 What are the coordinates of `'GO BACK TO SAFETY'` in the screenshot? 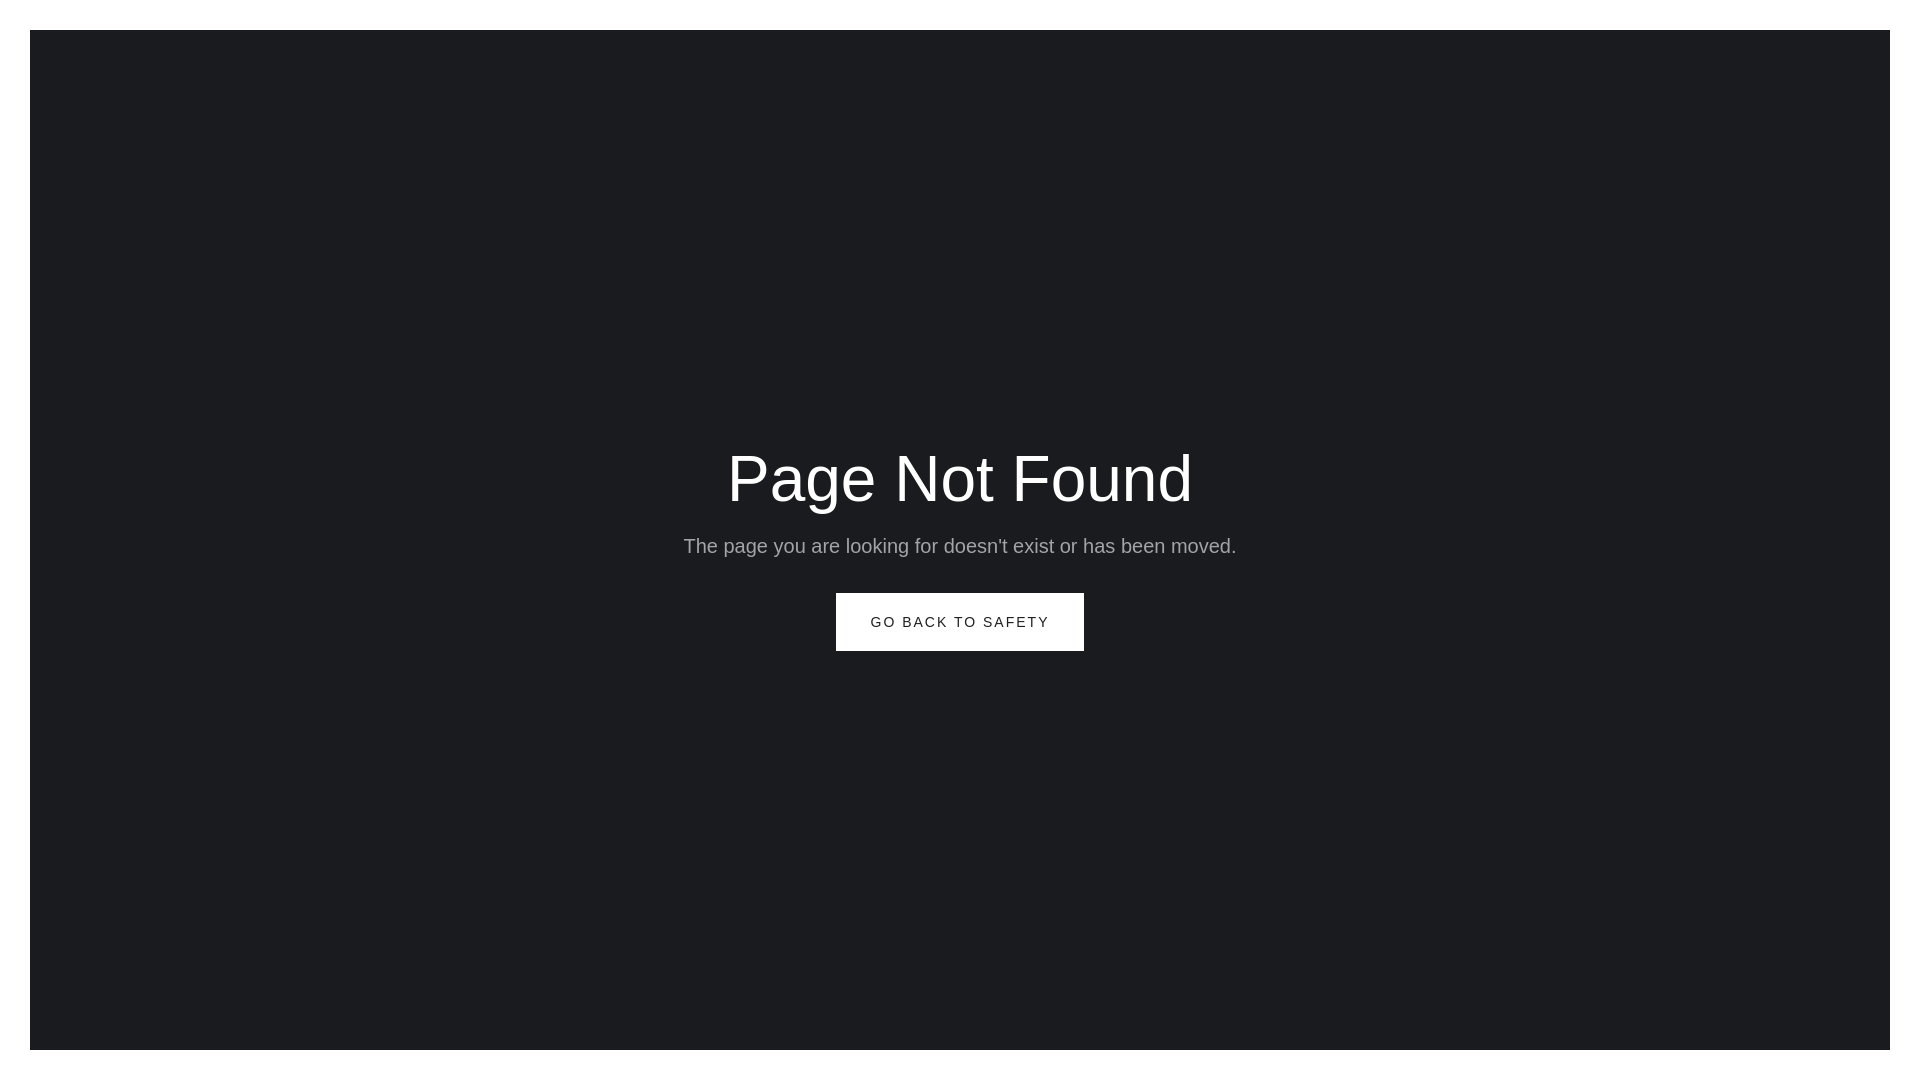 It's located at (960, 620).